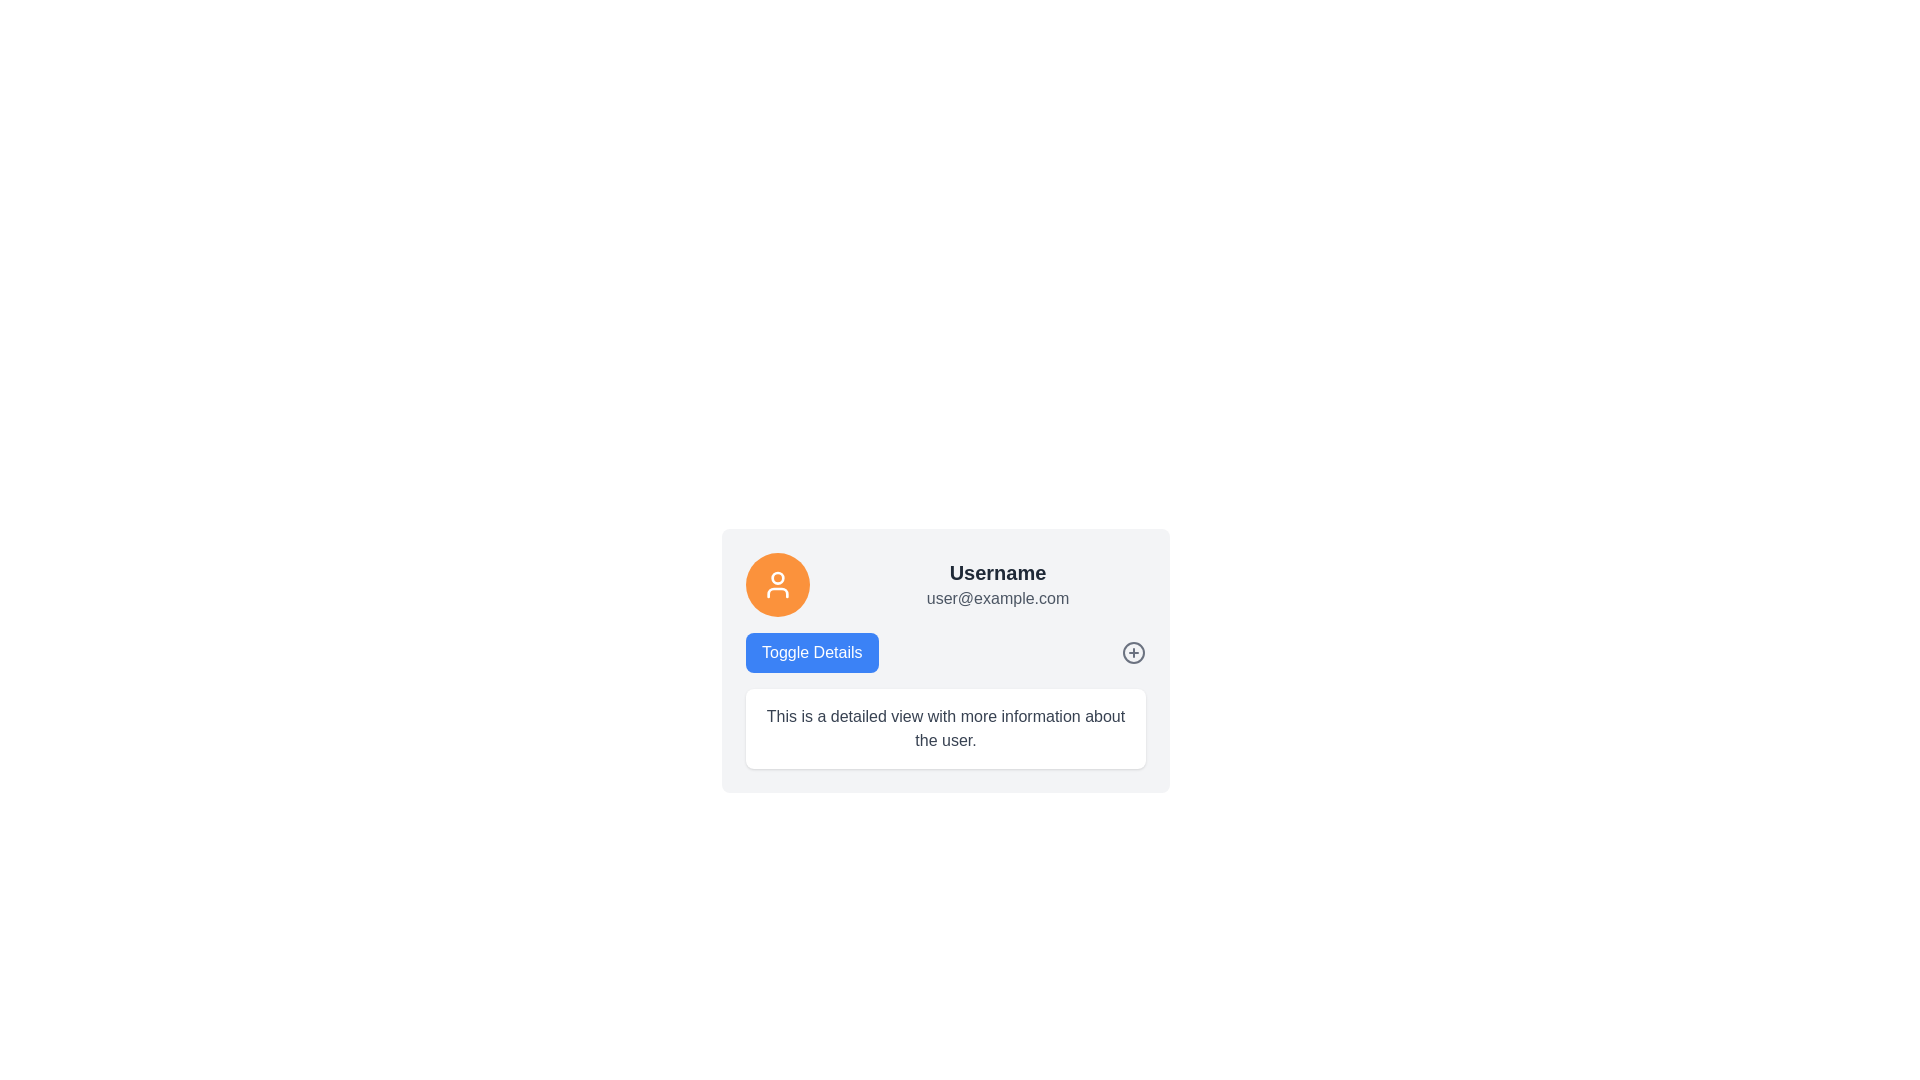 This screenshot has width=1920, height=1080. What do you see at coordinates (776, 585) in the screenshot?
I see `the user icon which is inside a circular orange background, located above the text displaying the username and email` at bounding box center [776, 585].